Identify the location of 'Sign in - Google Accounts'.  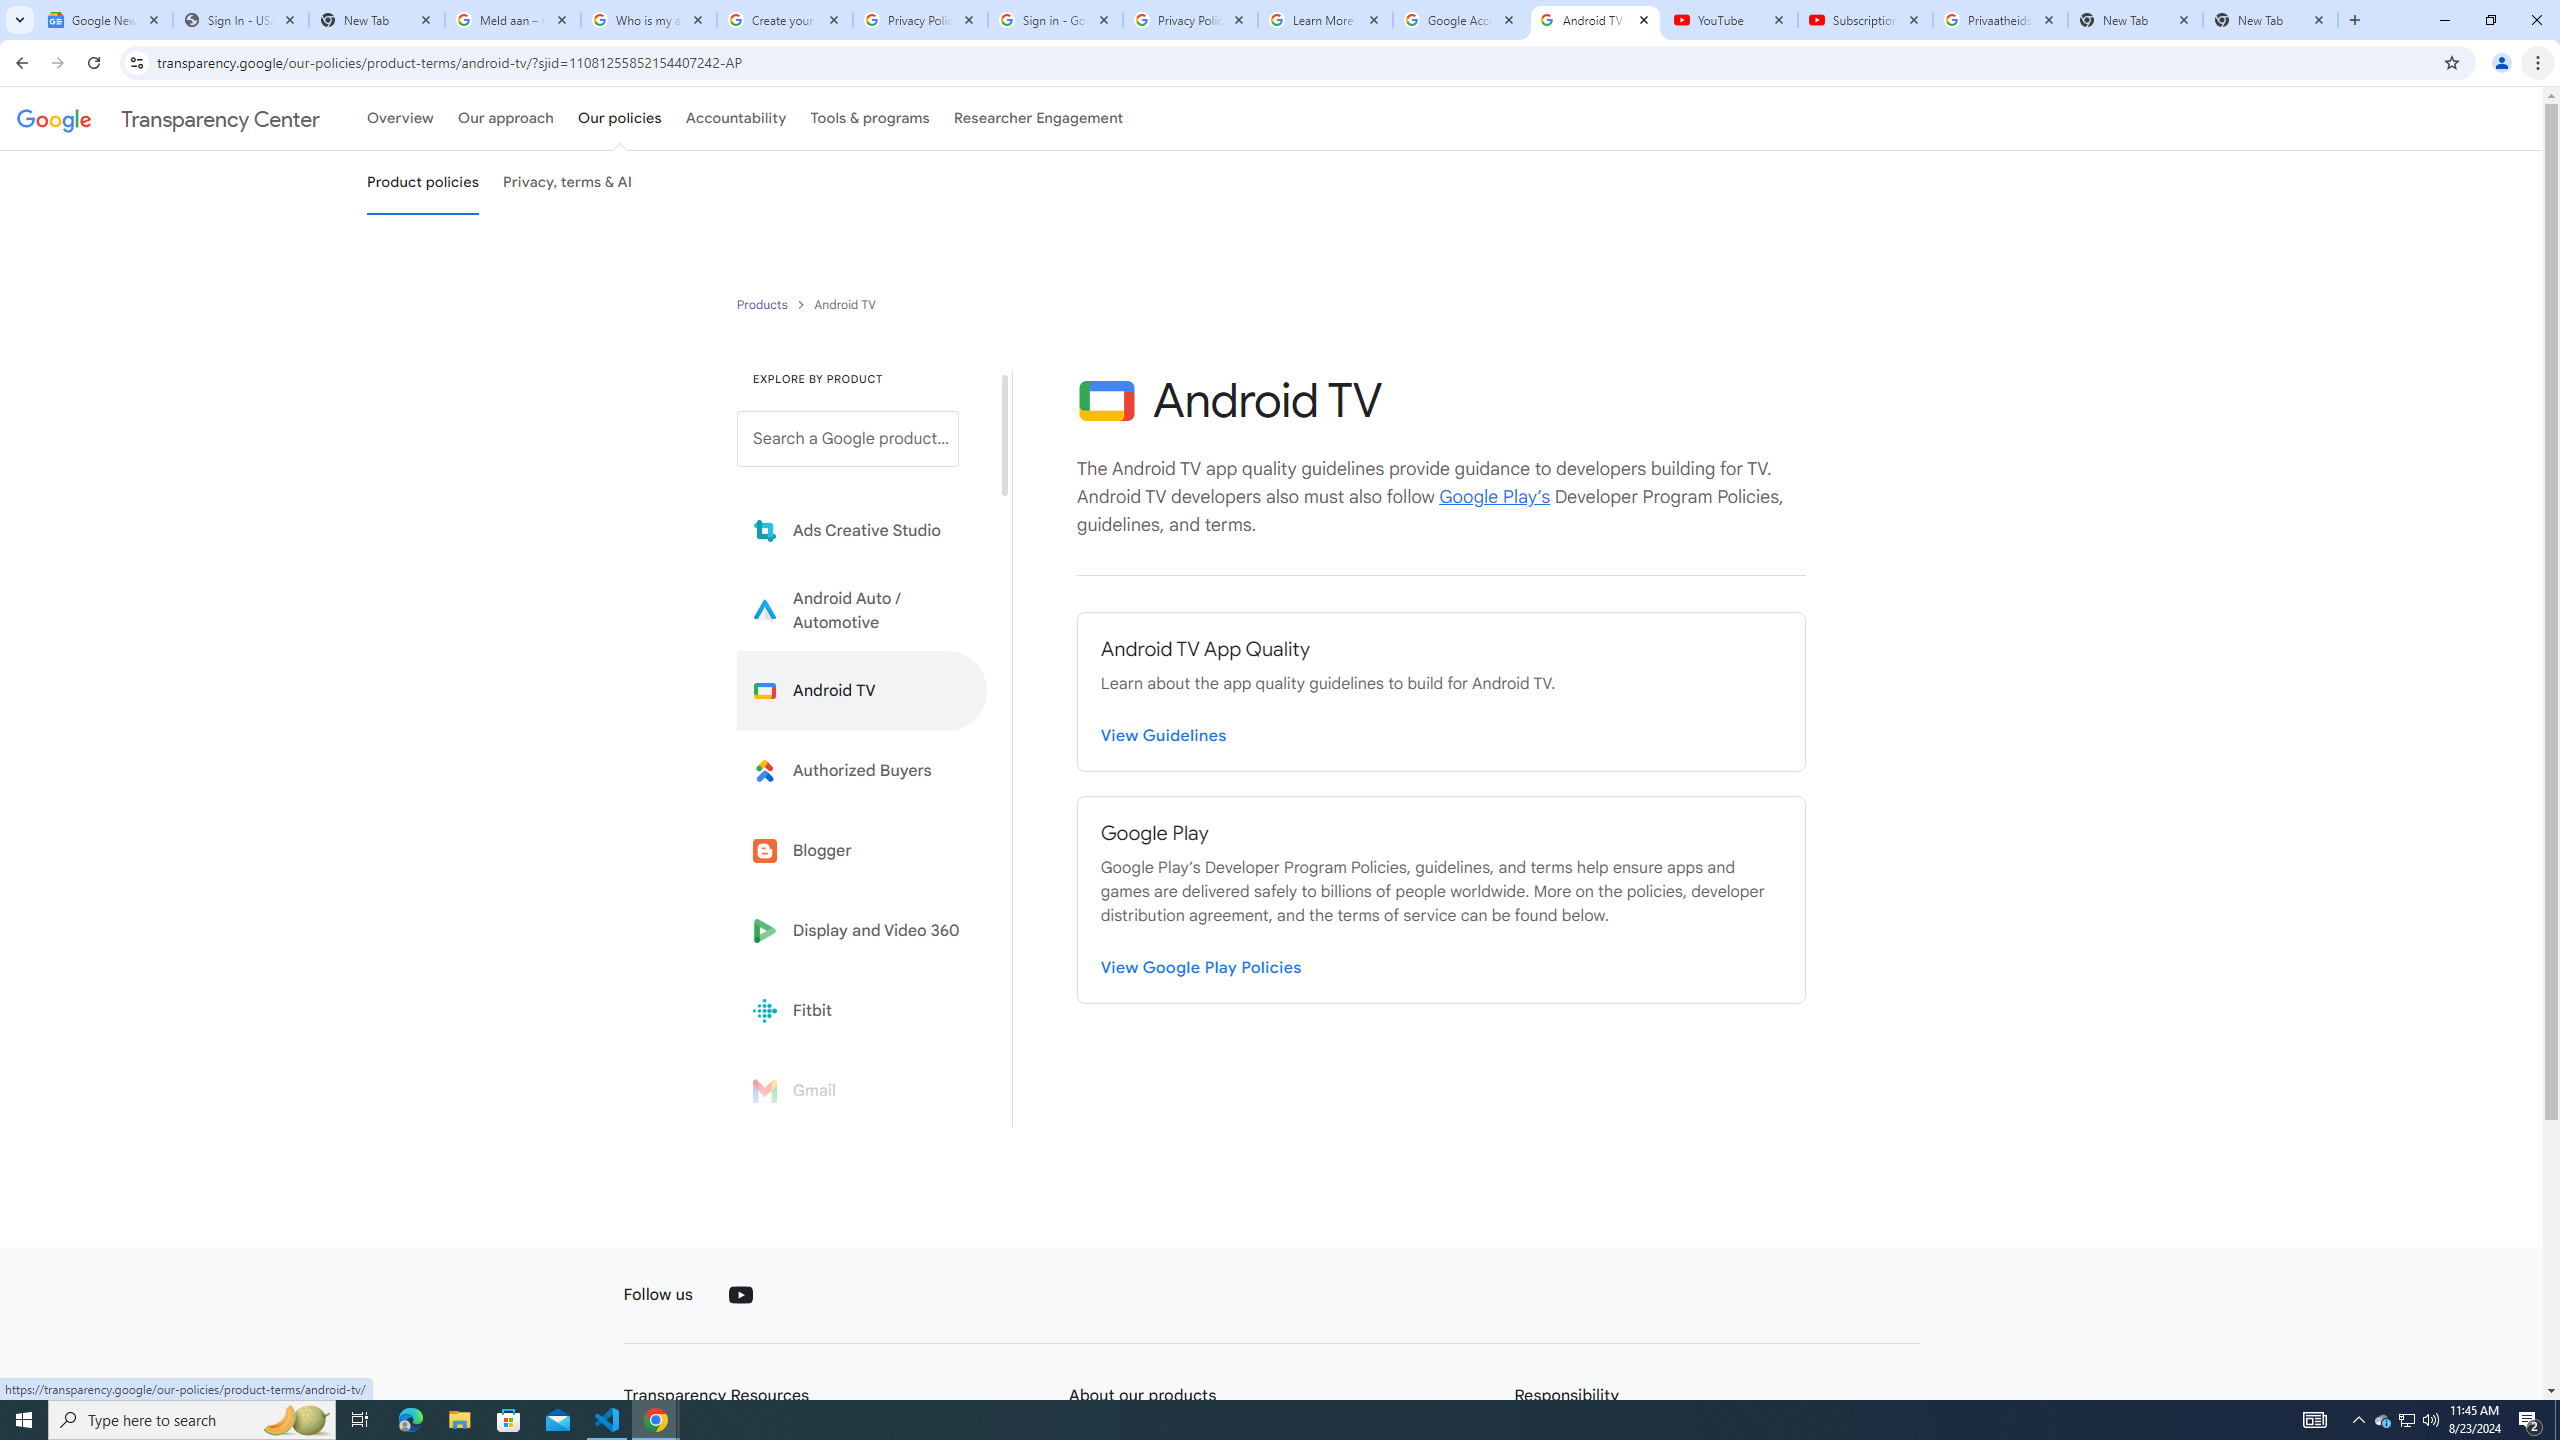
(1053, 19).